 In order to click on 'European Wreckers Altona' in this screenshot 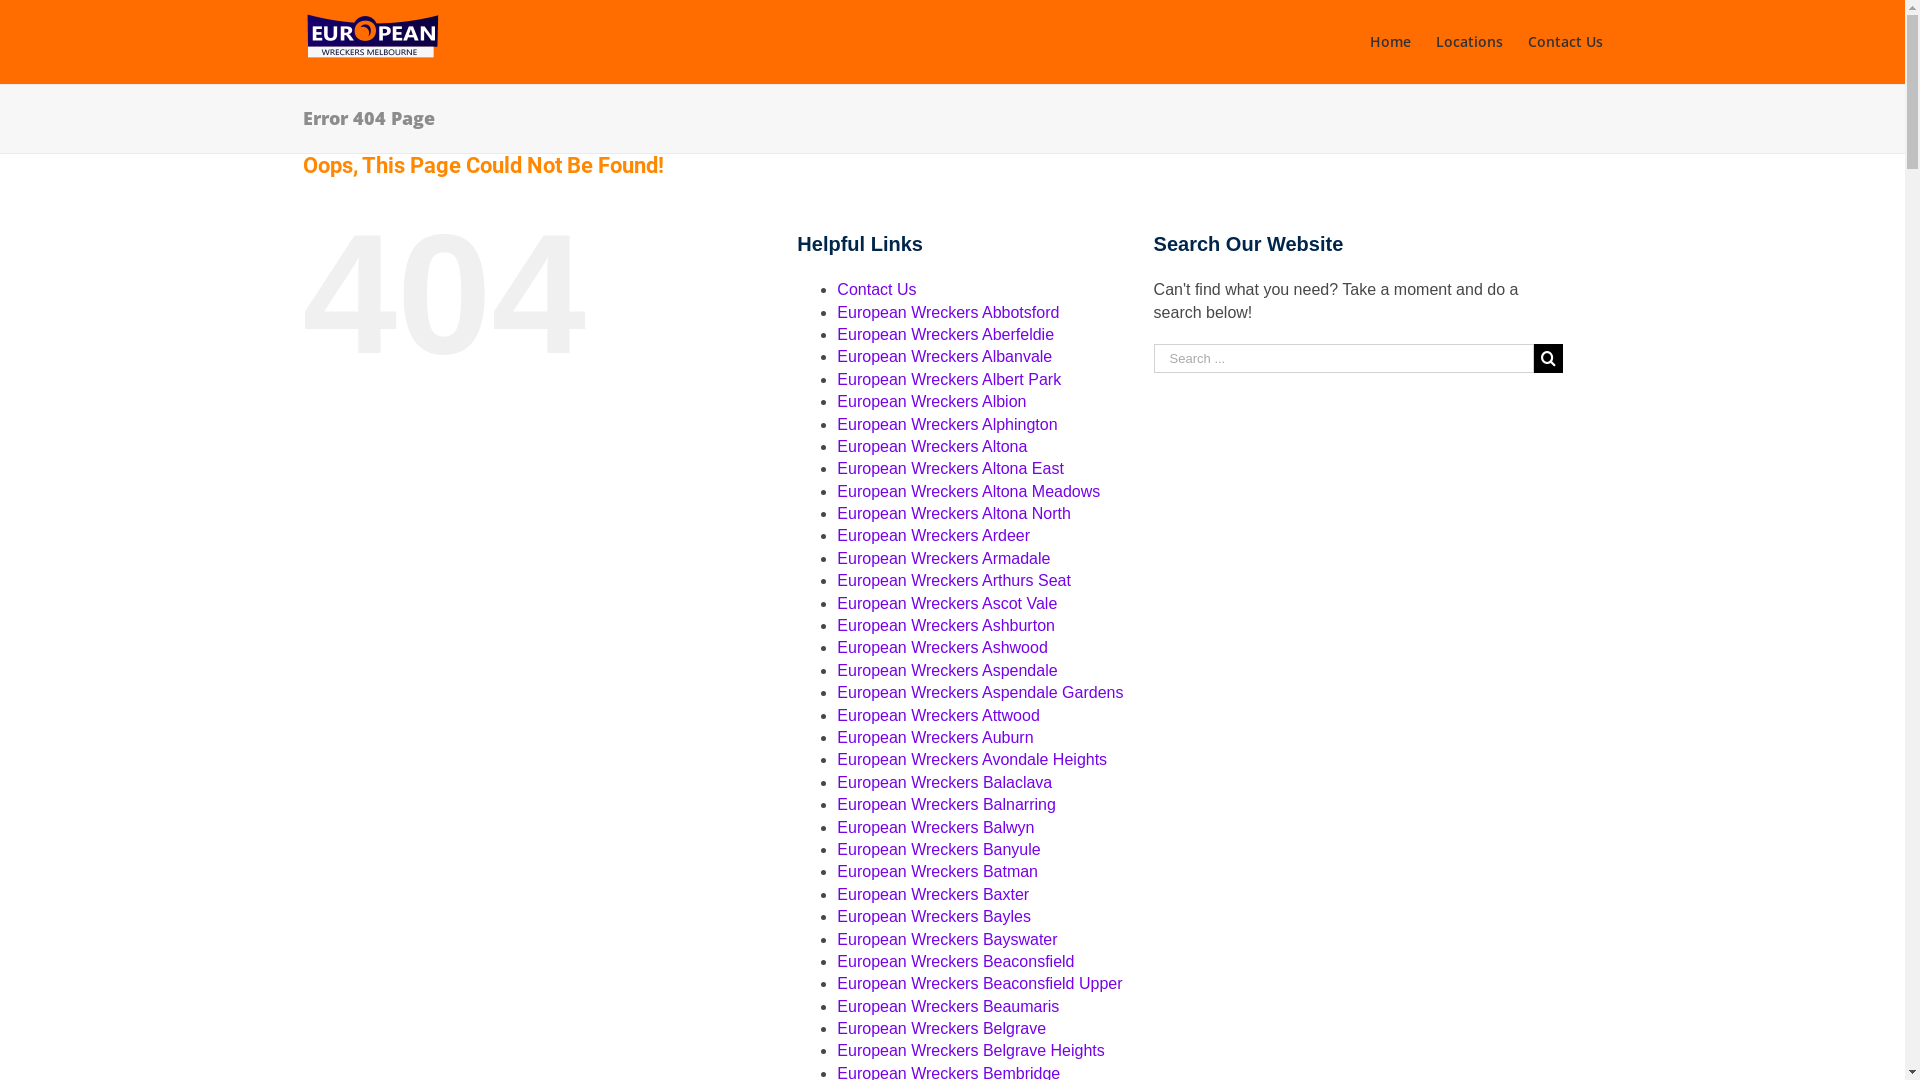, I will do `click(930, 445)`.